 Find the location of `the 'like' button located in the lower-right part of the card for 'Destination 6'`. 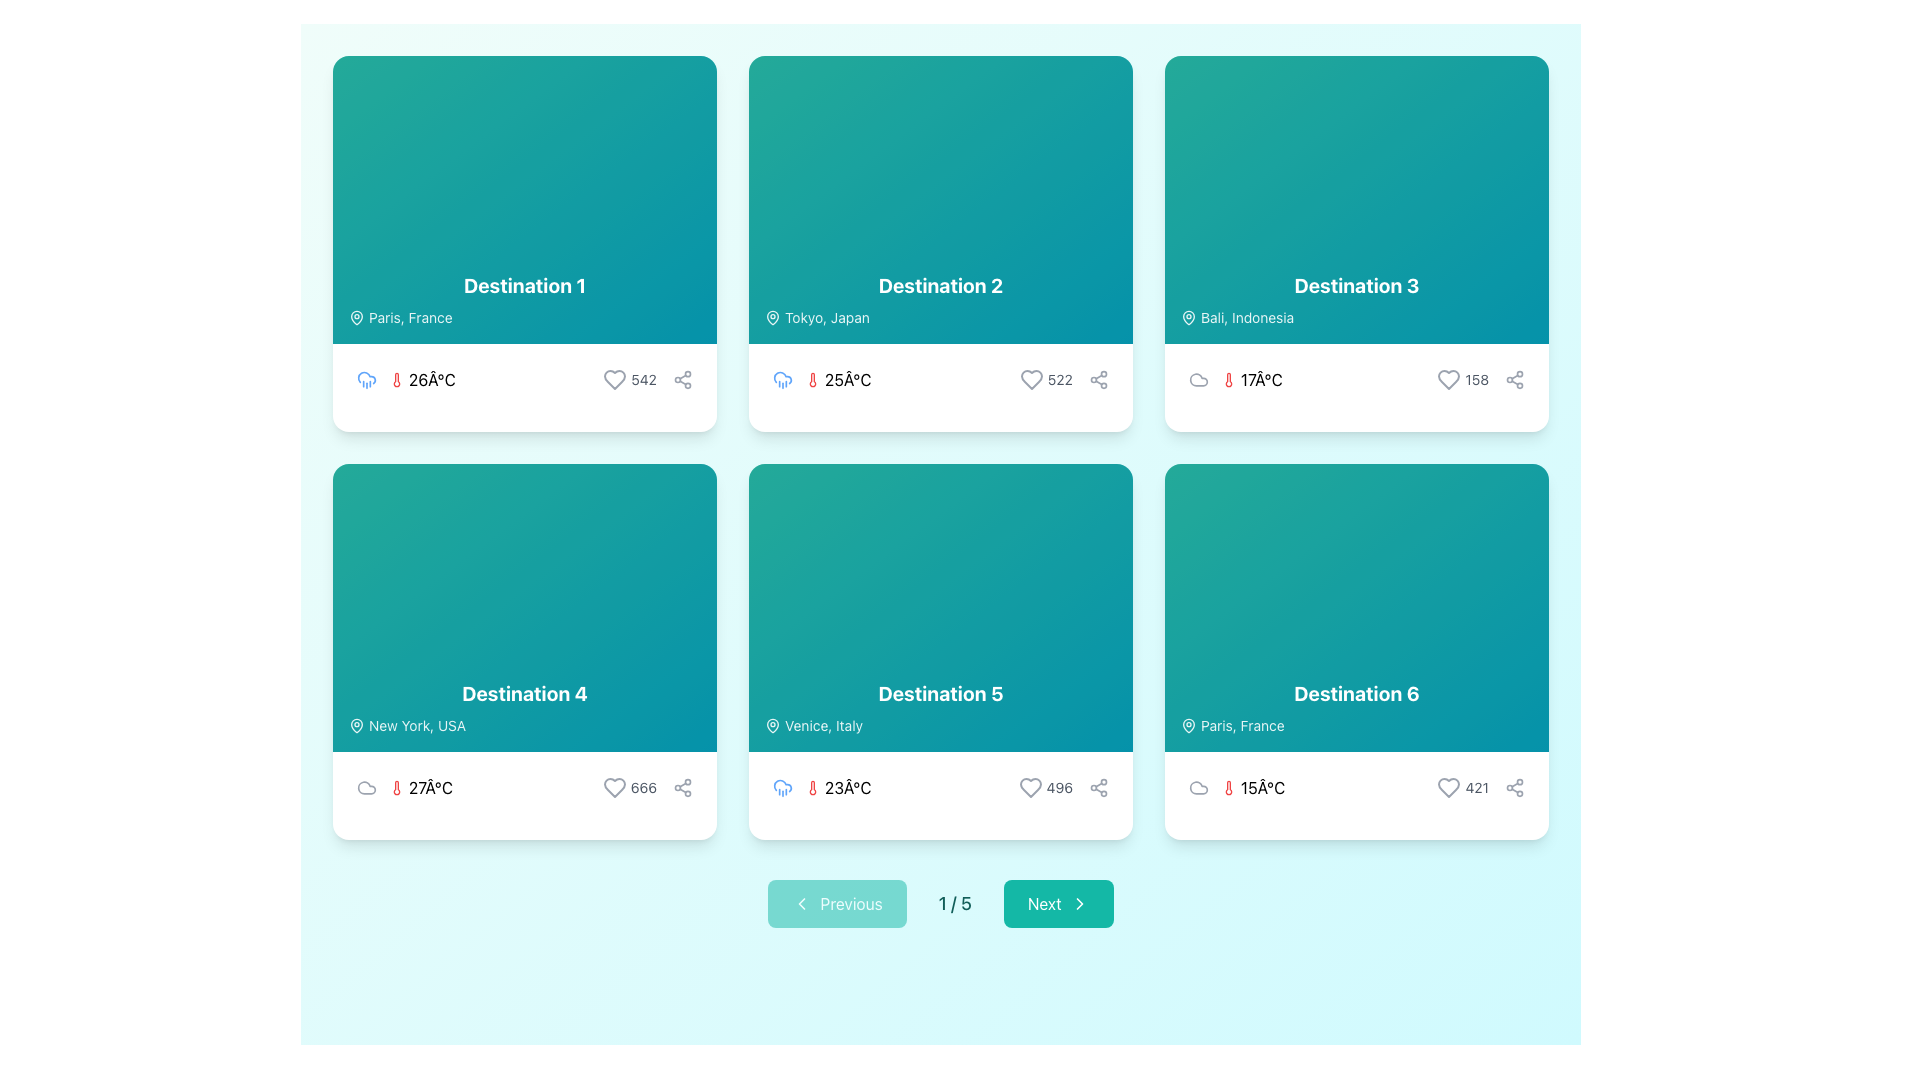

the 'like' button located in the lower-right part of the card for 'Destination 6' is located at coordinates (1463, 786).